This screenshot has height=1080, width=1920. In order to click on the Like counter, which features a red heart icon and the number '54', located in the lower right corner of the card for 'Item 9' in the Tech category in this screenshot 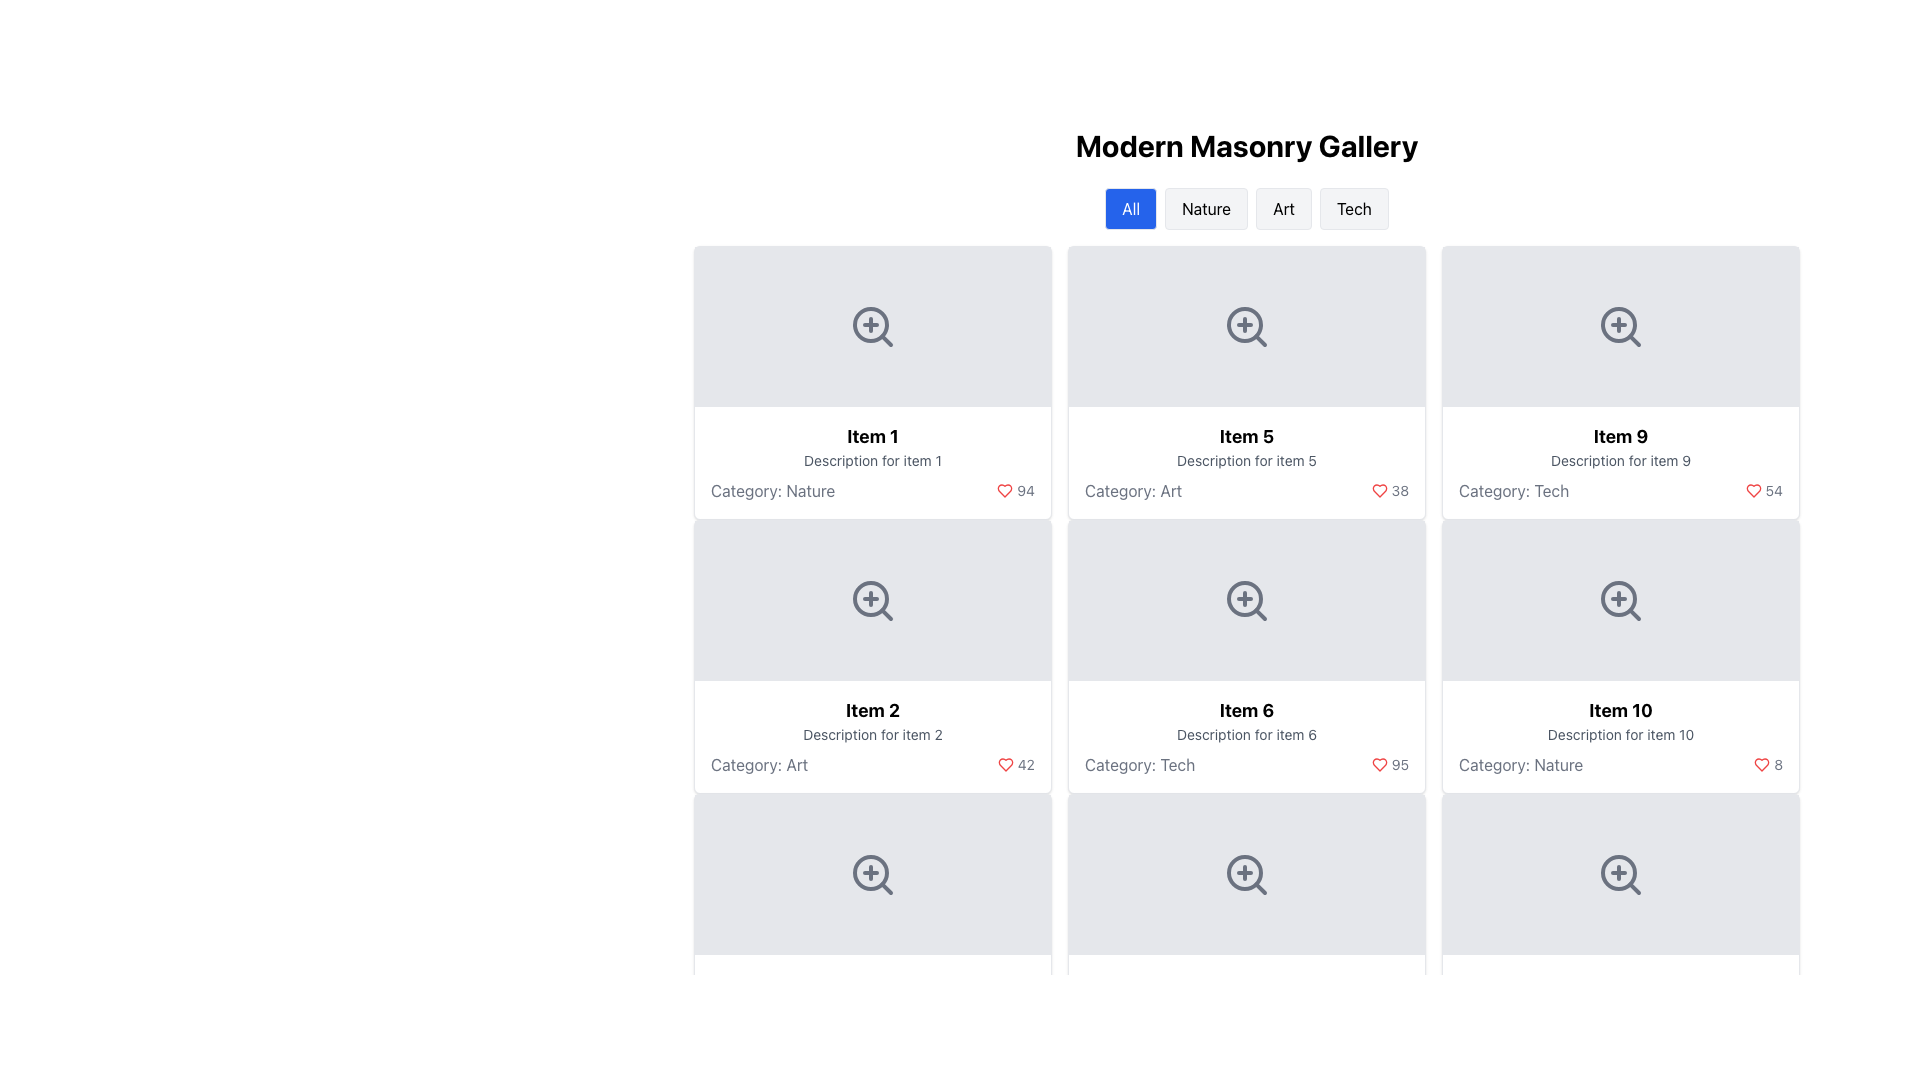, I will do `click(1764, 490)`.